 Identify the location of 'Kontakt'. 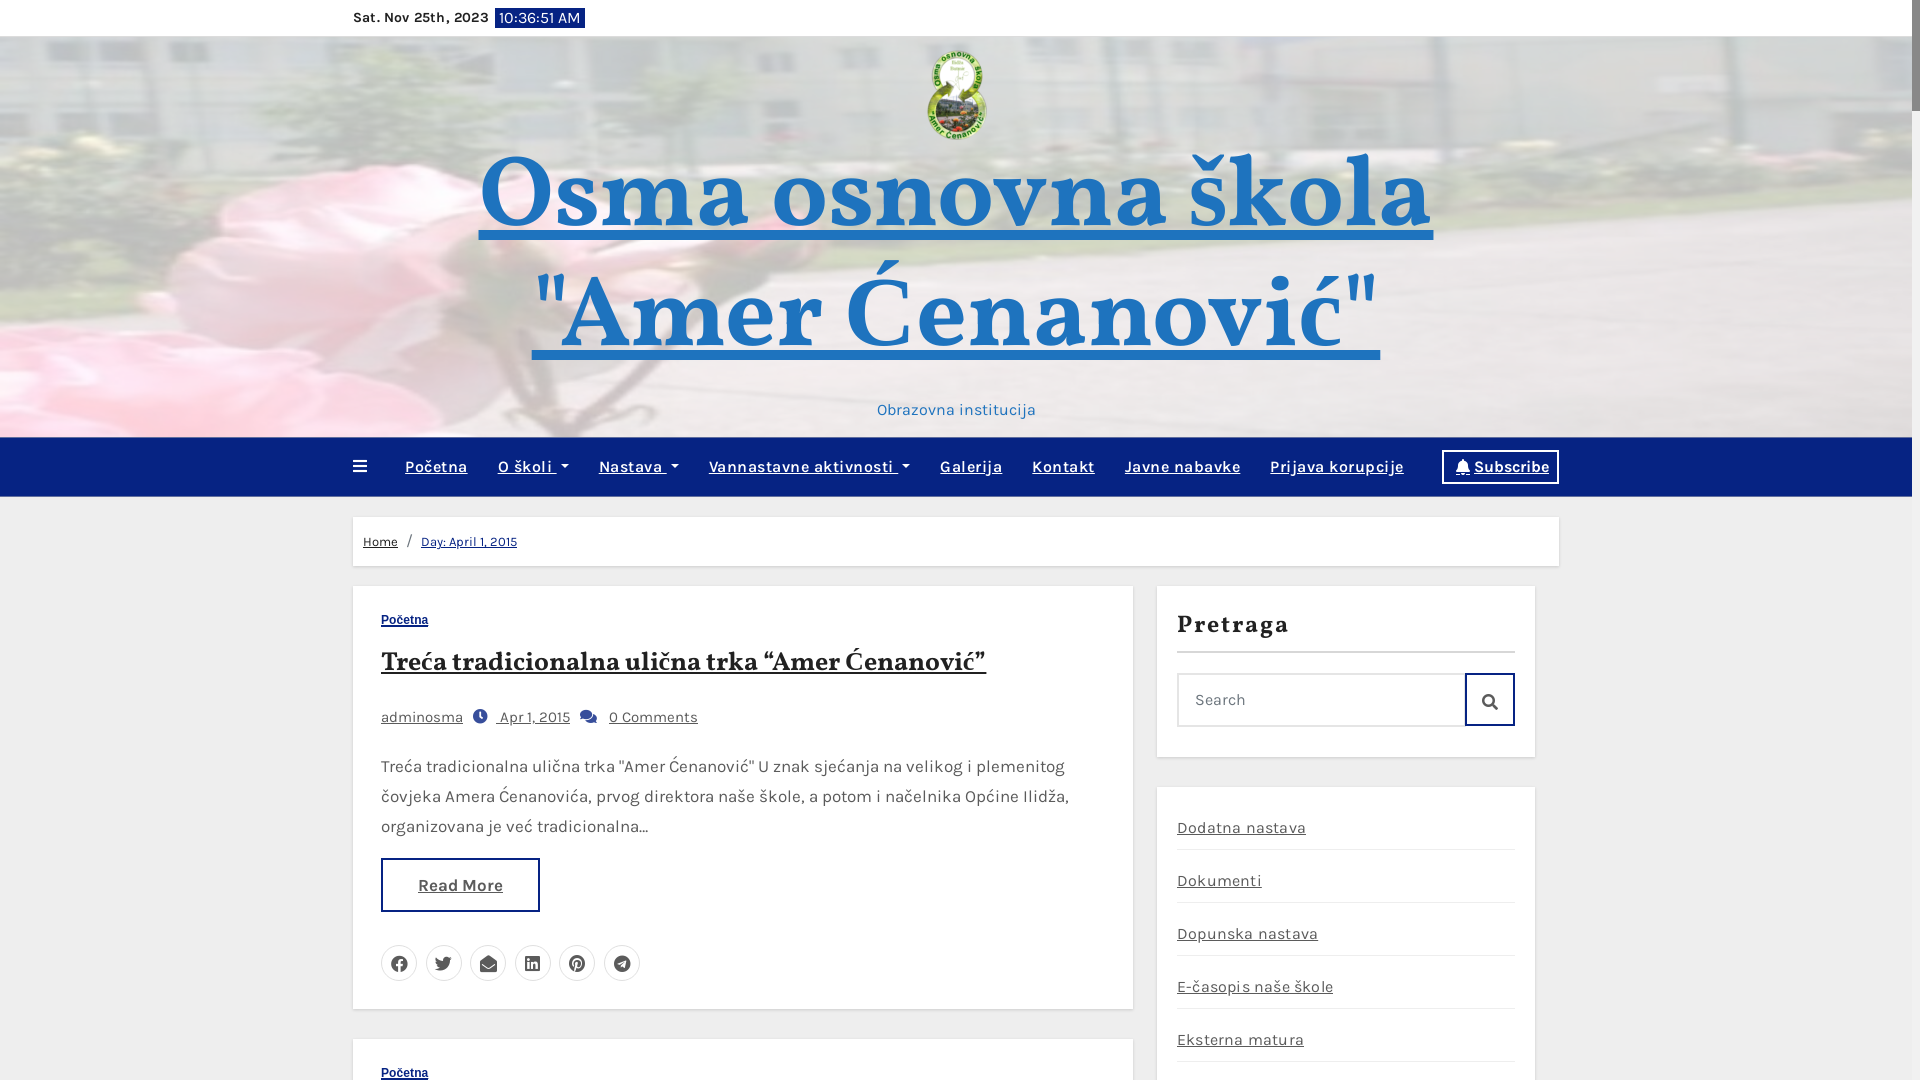
(1062, 466).